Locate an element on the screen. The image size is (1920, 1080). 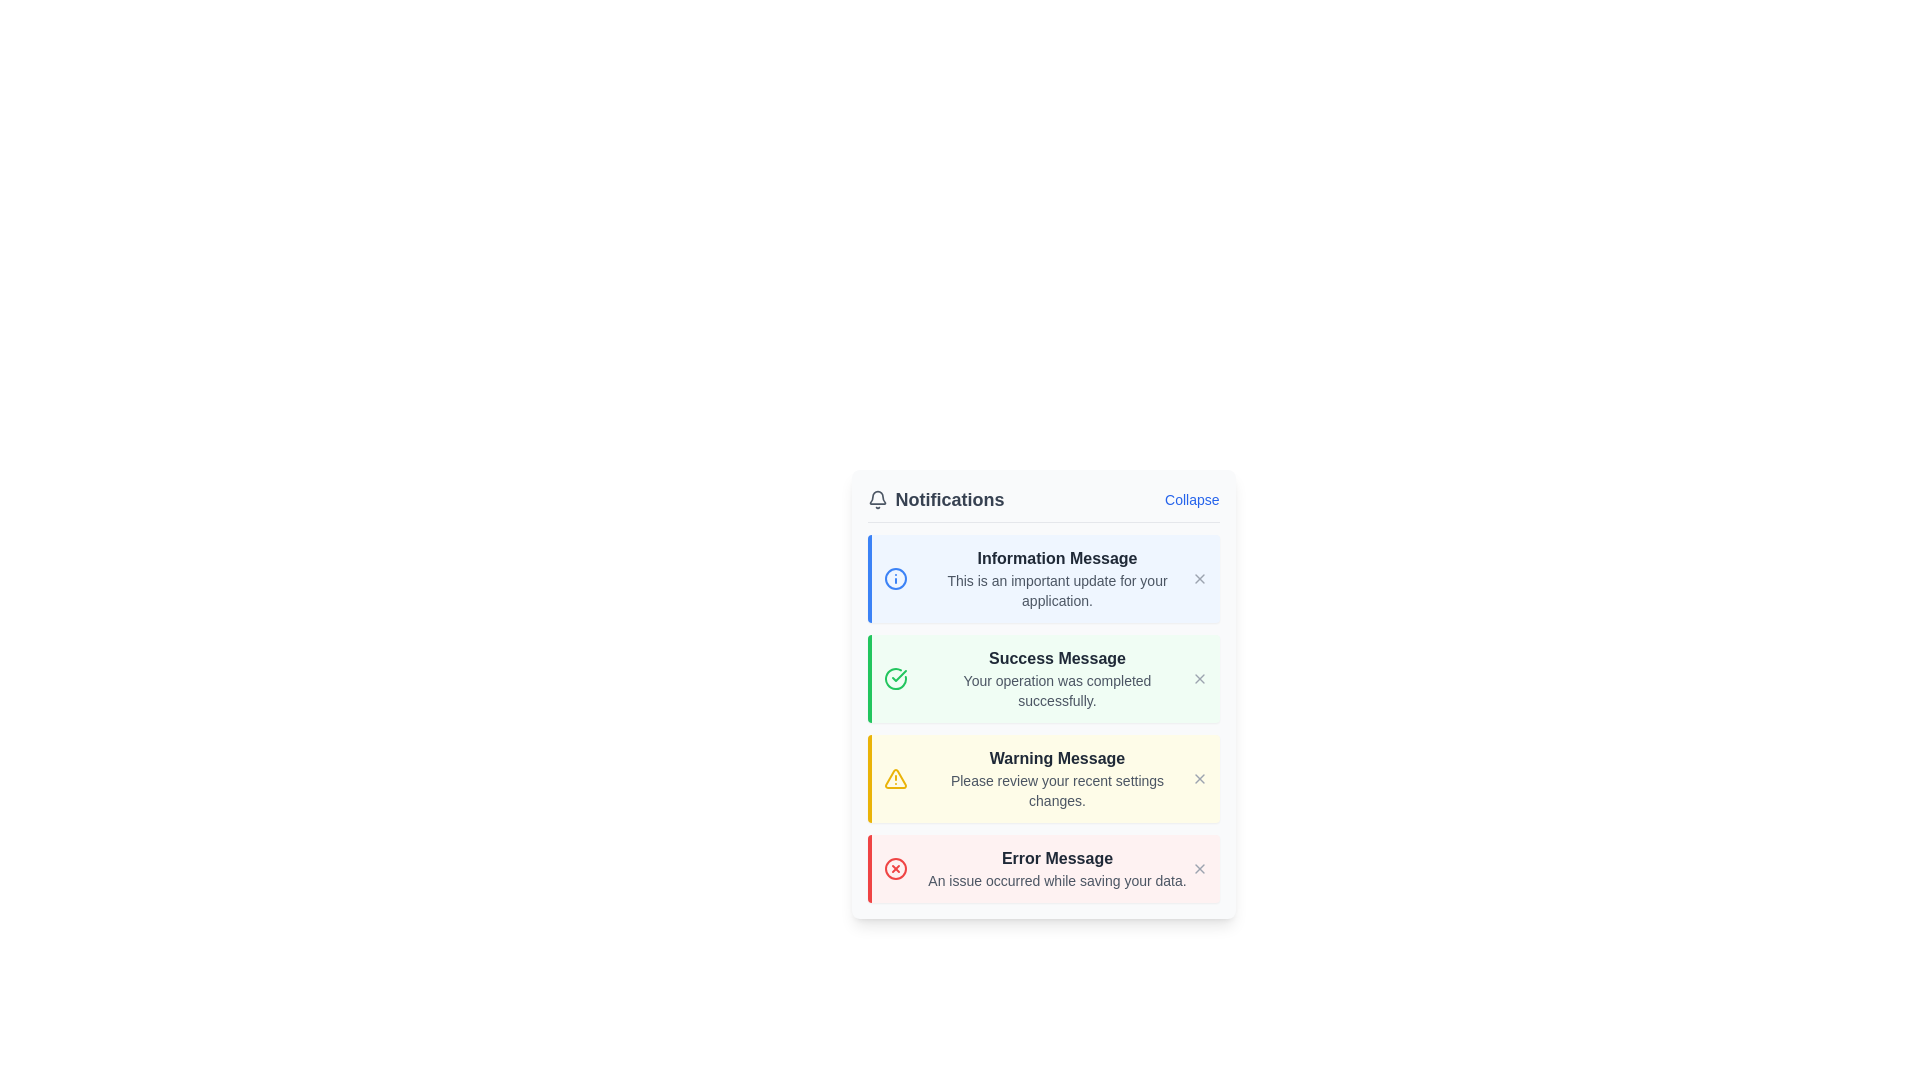
the 'Notifications' text with the bell icon in the header bar is located at coordinates (935, 499).